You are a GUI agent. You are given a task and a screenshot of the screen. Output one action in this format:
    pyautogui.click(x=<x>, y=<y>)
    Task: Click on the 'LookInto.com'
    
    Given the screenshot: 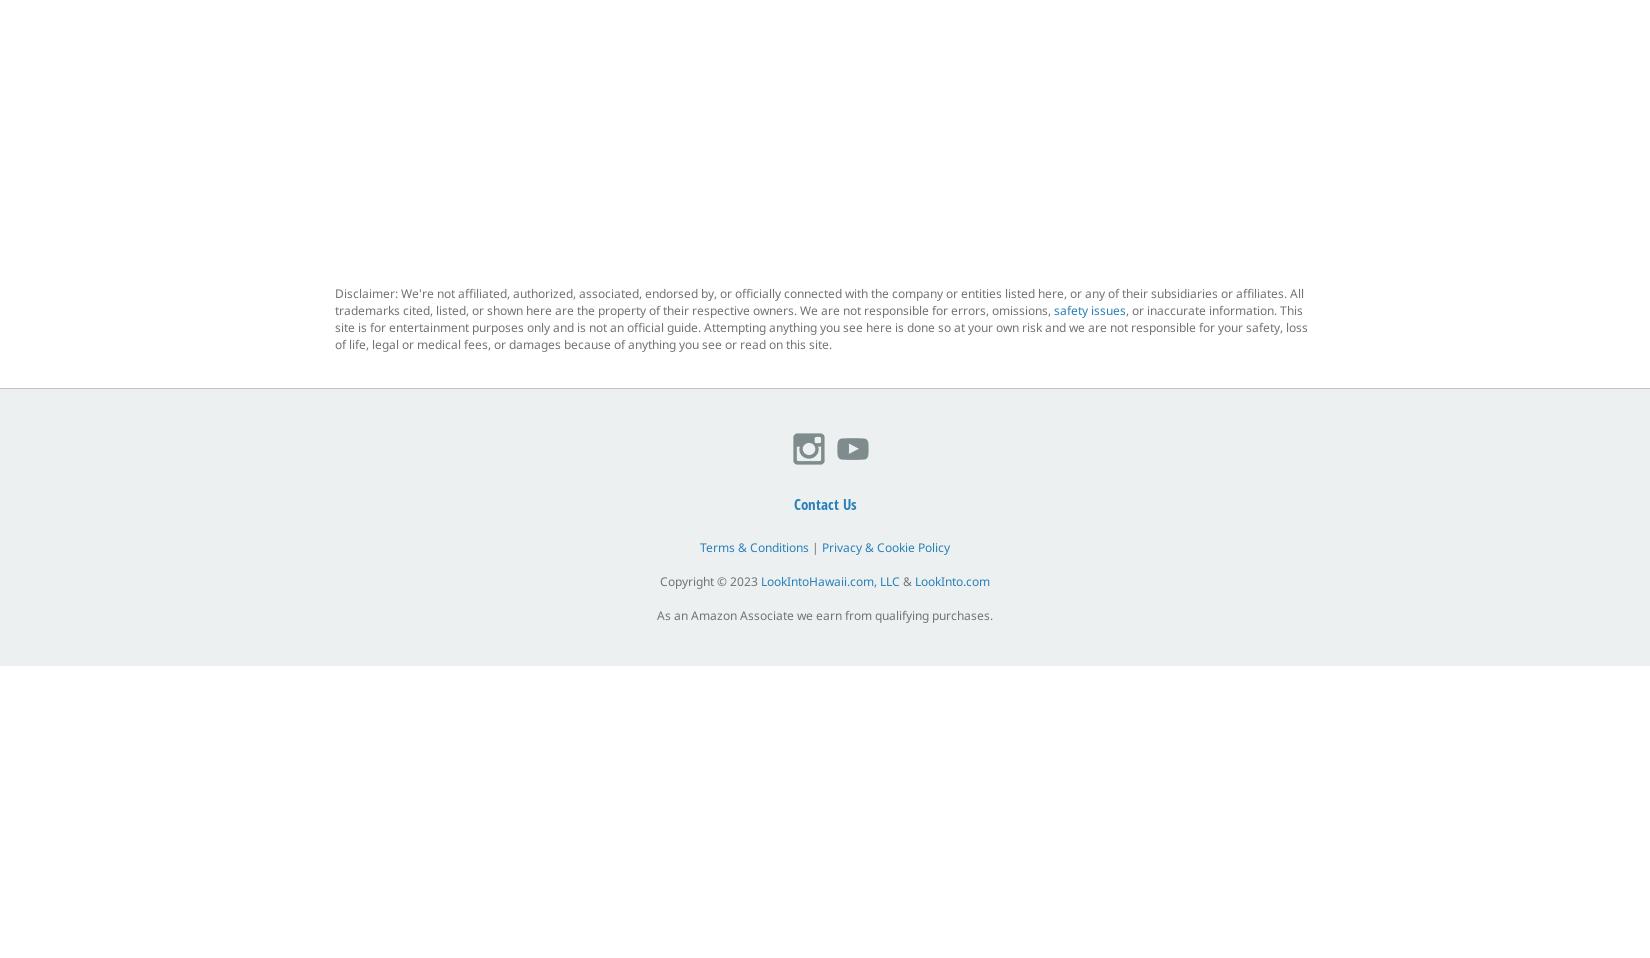 What is the action you would take?
    pyautogui.click(x=952, y=581)
    